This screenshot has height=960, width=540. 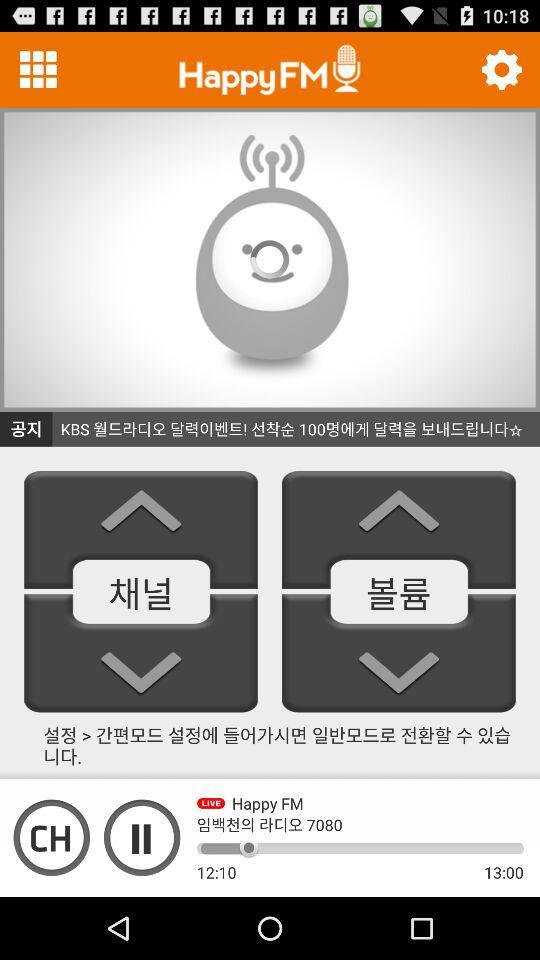 What do you see at coordinates (38, 74) in the screenshot?
I see `the dialpad icon` at bounding box center [38, 74].